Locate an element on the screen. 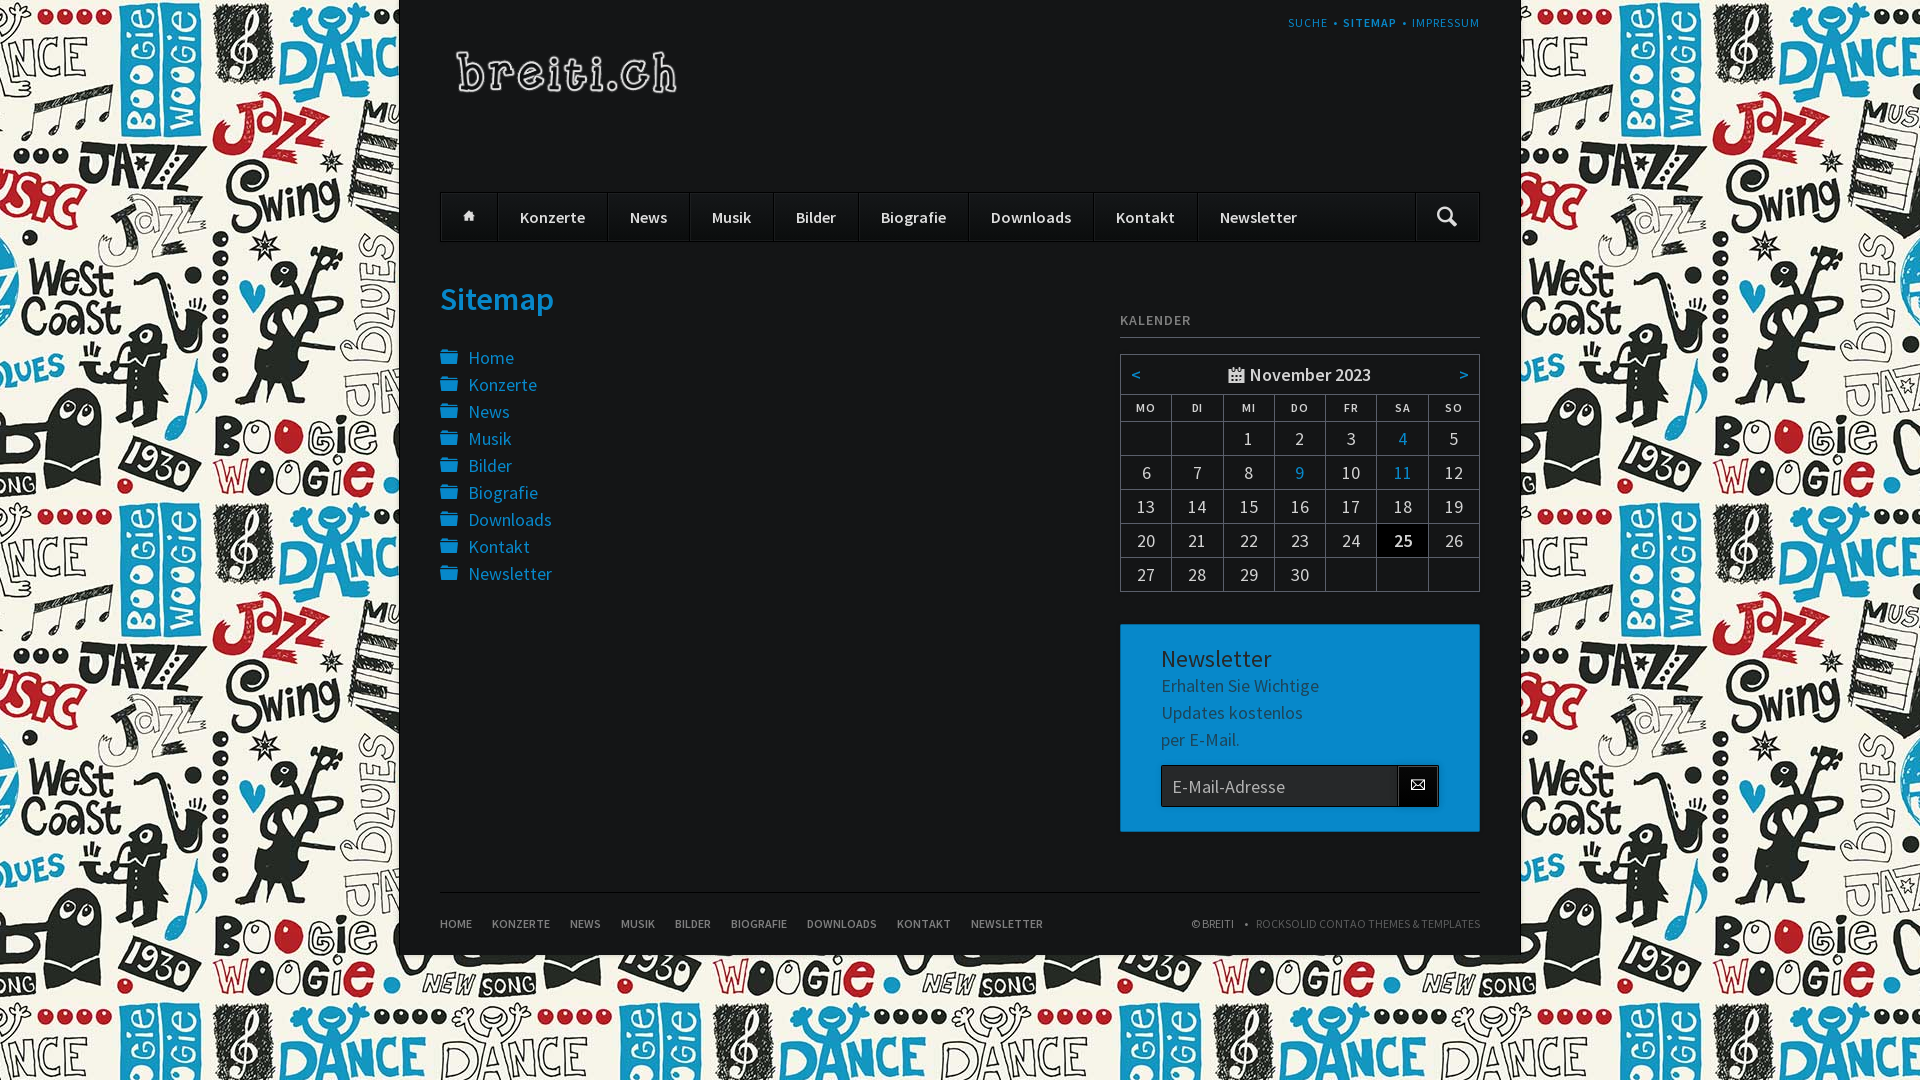  'Downloads' is located at coordinates (466, 518).